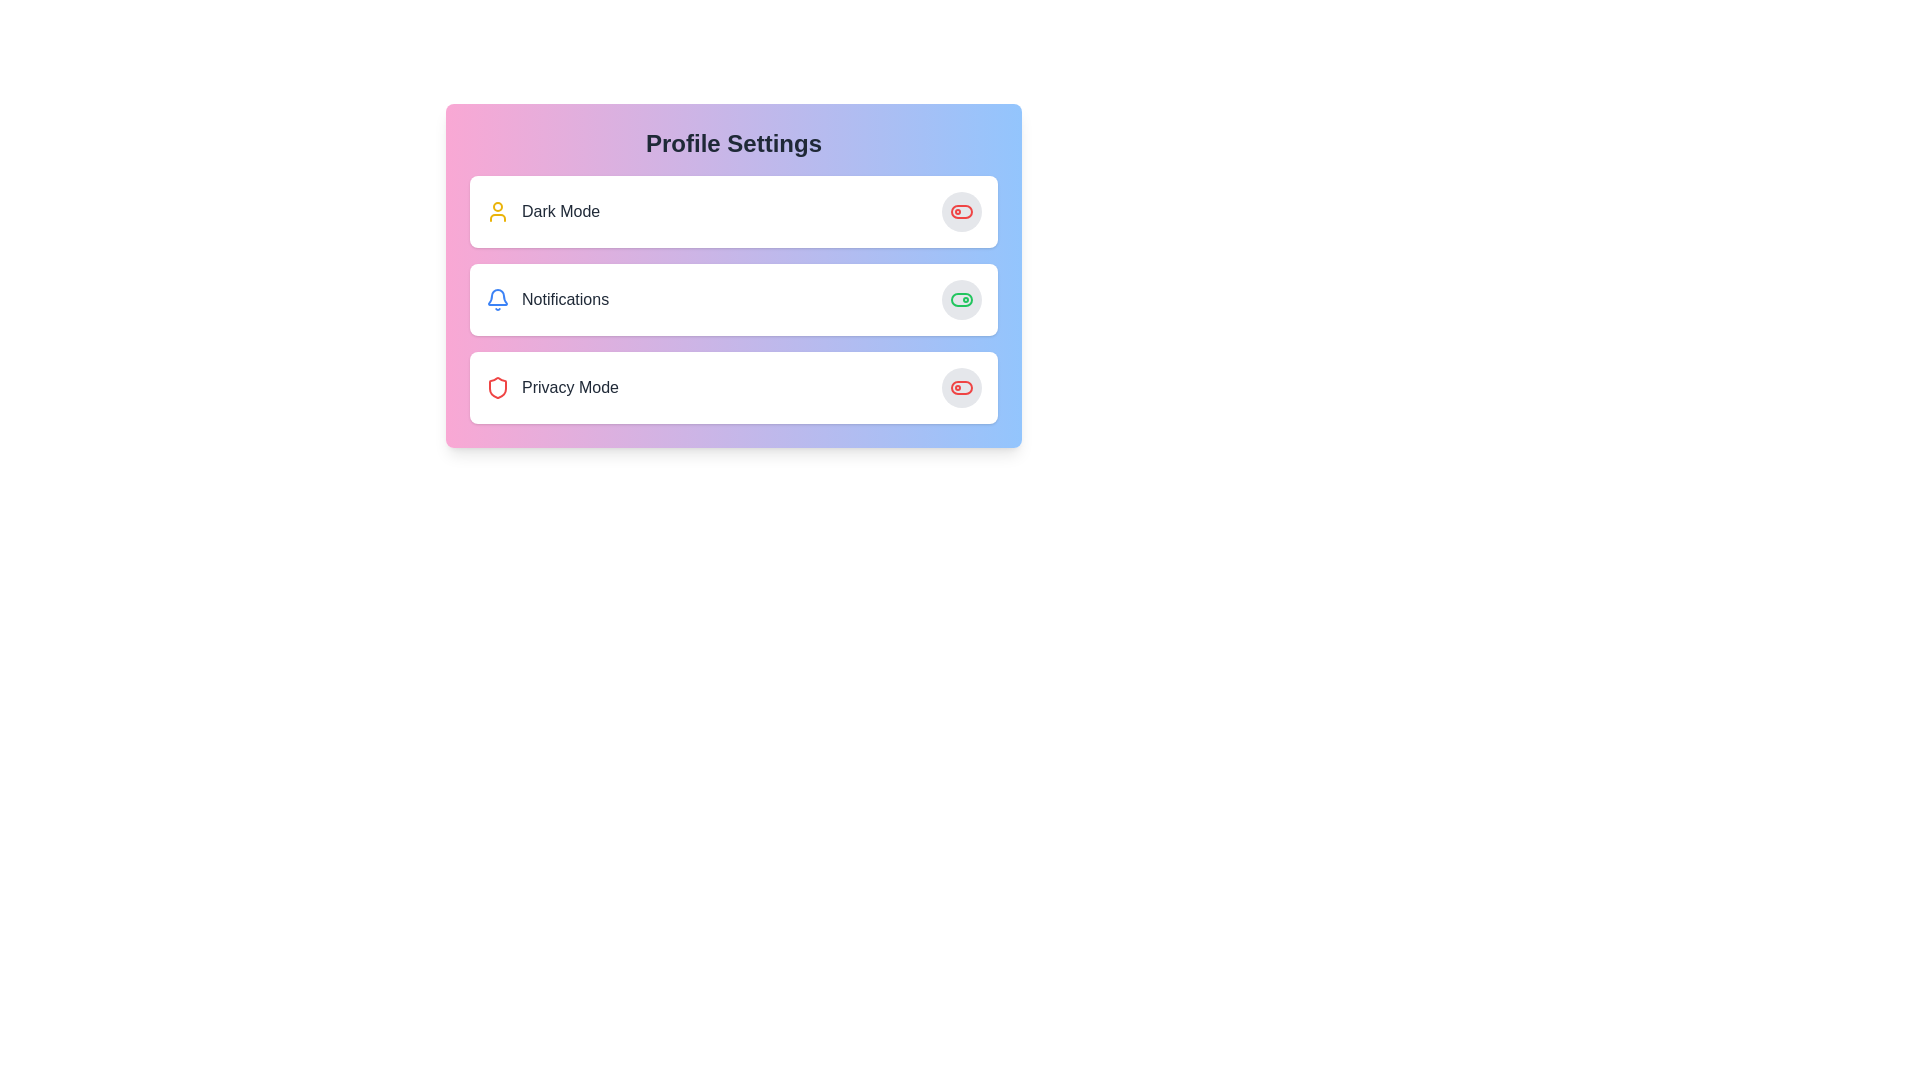  I want to click on the 'Privacy Mode' text label that is visually paired with a red shield icon, located in the third row of the 'Profile Settings' options, so click(552, 388).